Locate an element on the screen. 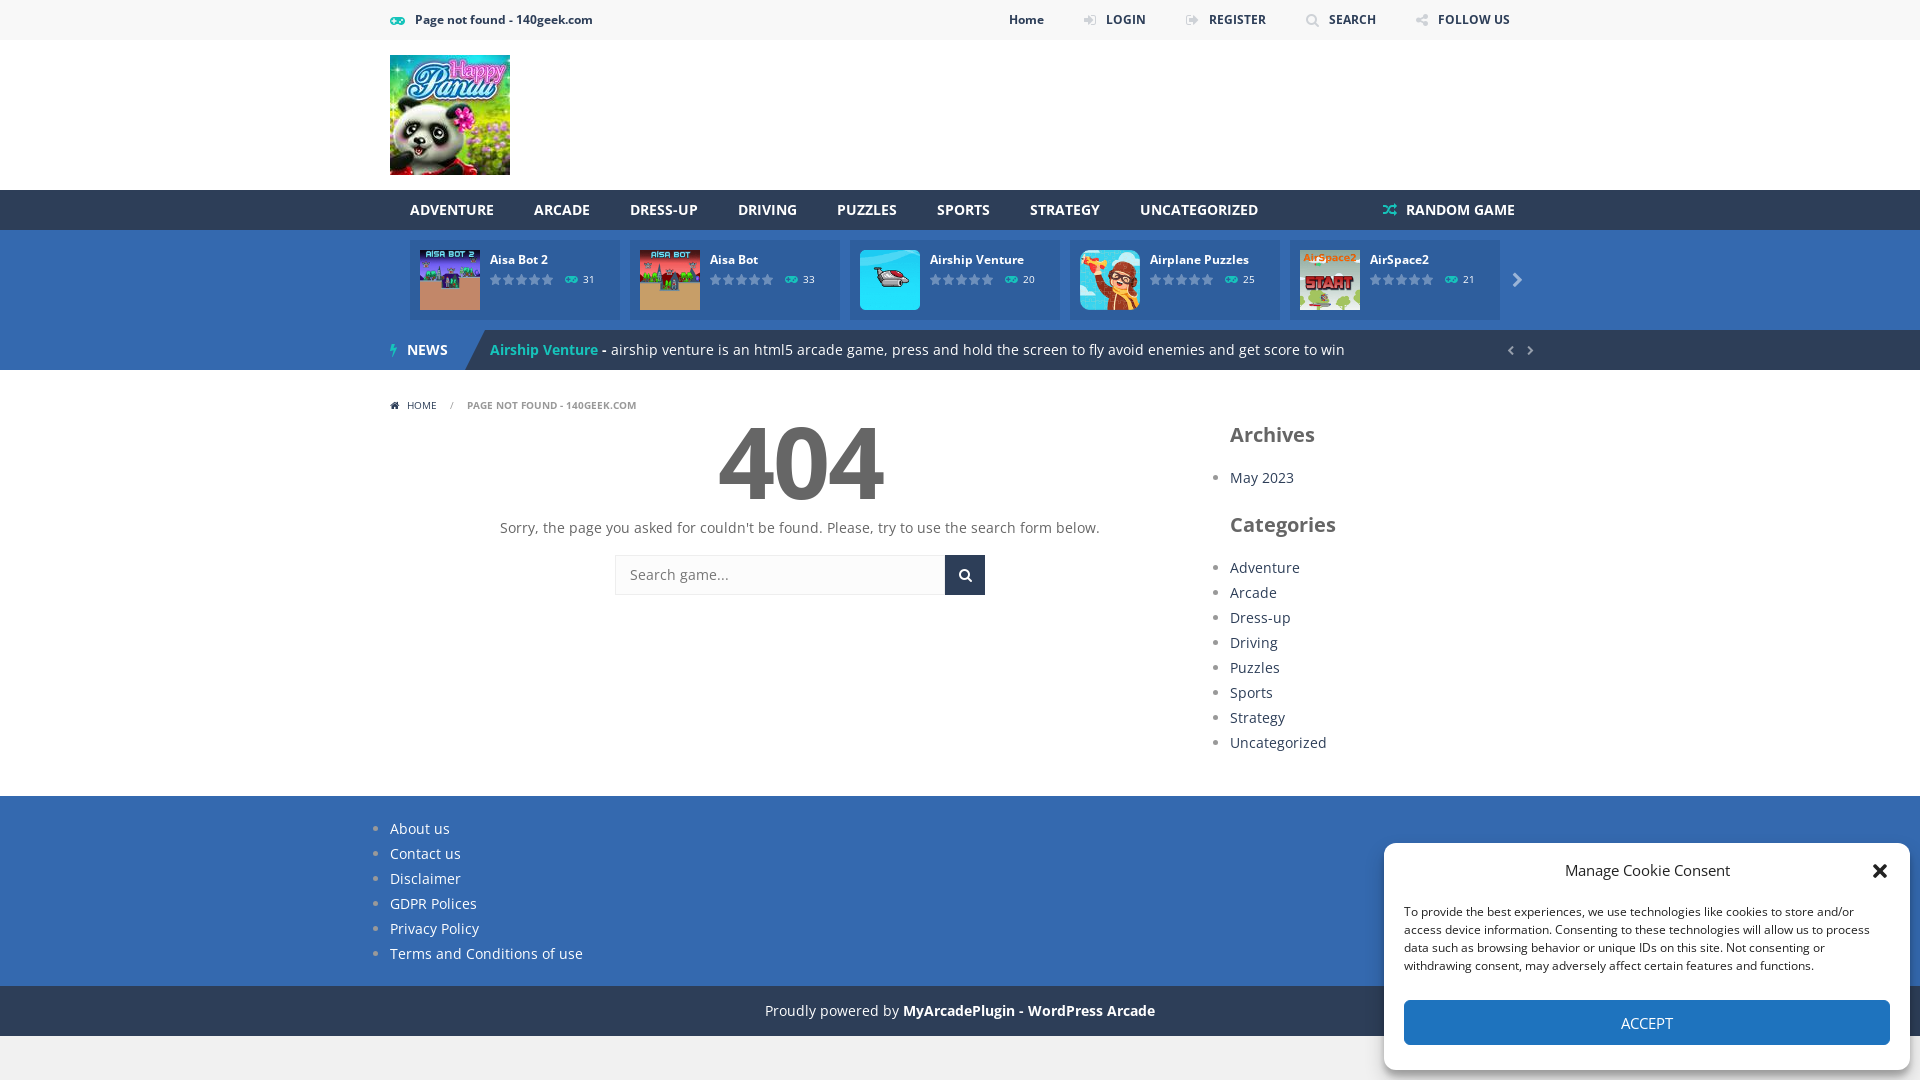 This screenshot has width=1920, height=1080. 'ACCEPT' is located at coordinates (1646, 1022).